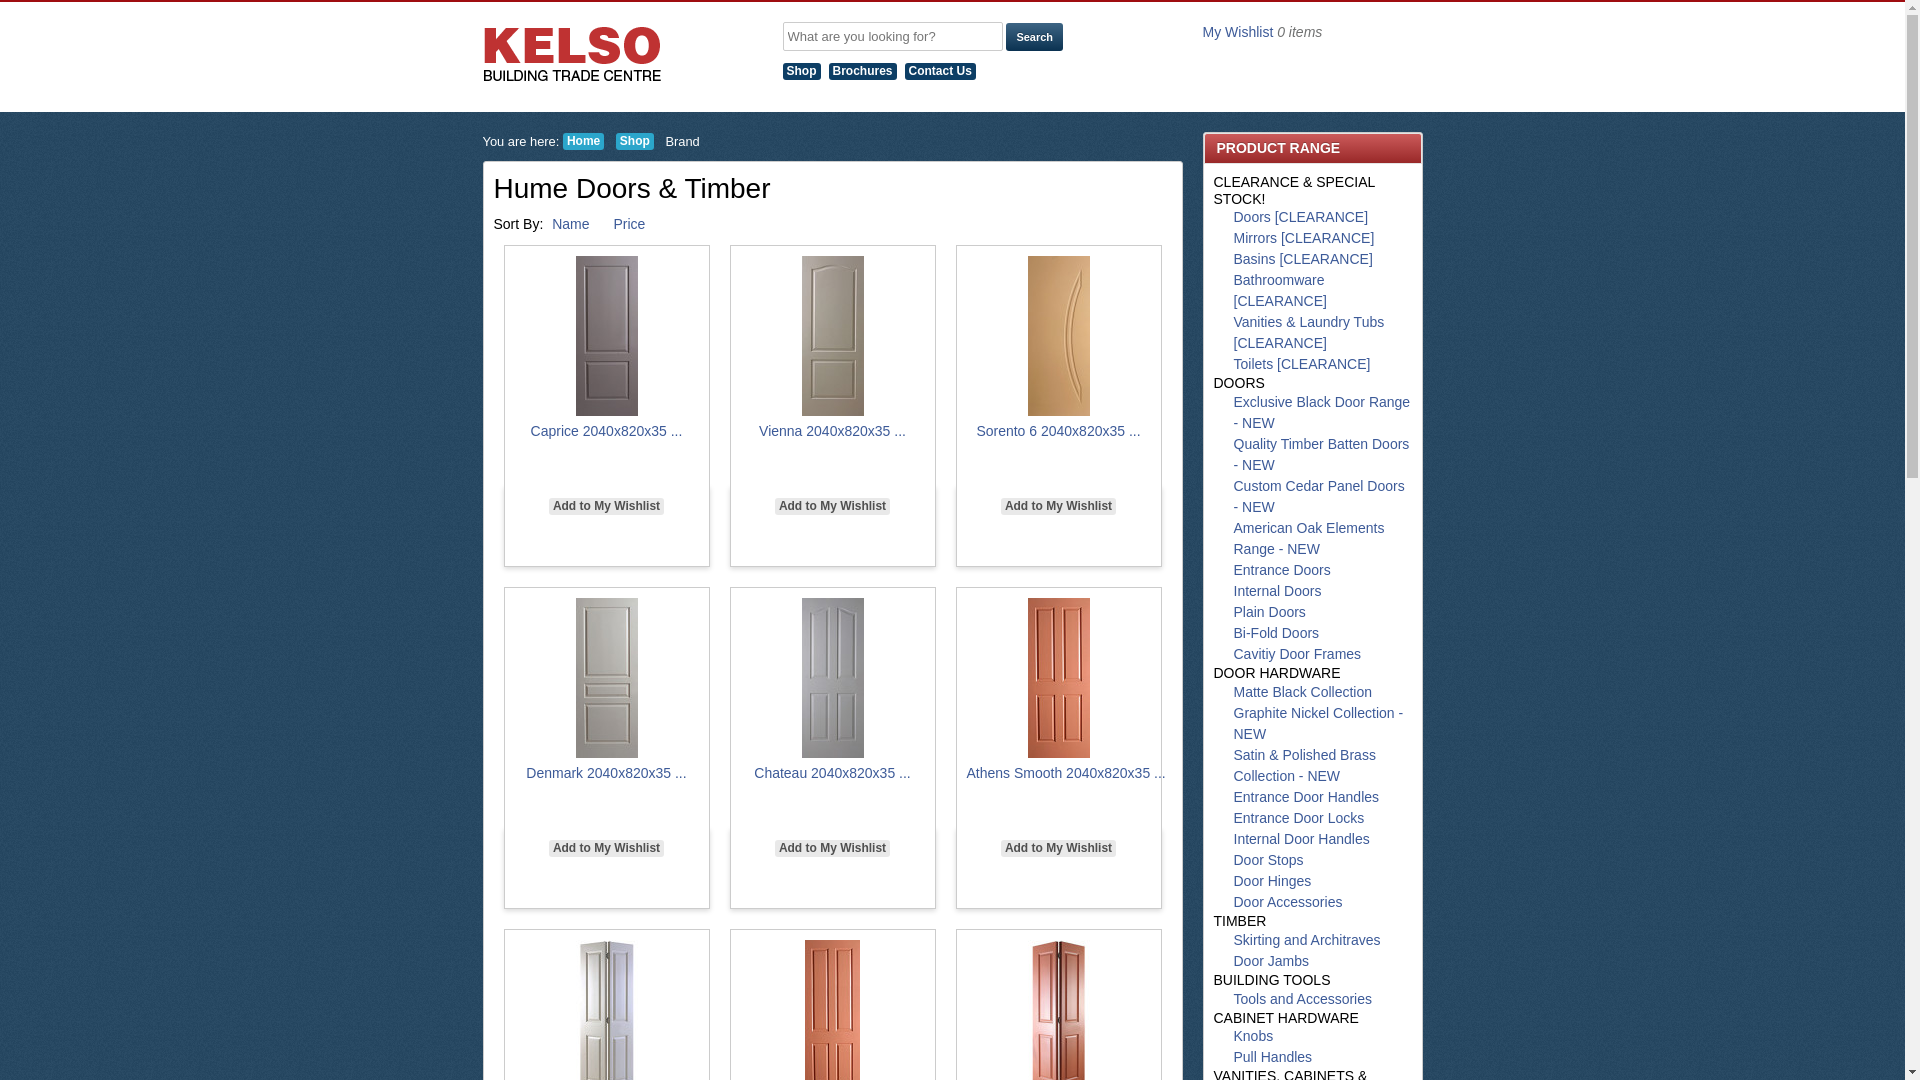 The width and height of the screenshot is (1920, 1080). I want to click on 'American Oak Elements Range - NEW', so click(1309, 537).